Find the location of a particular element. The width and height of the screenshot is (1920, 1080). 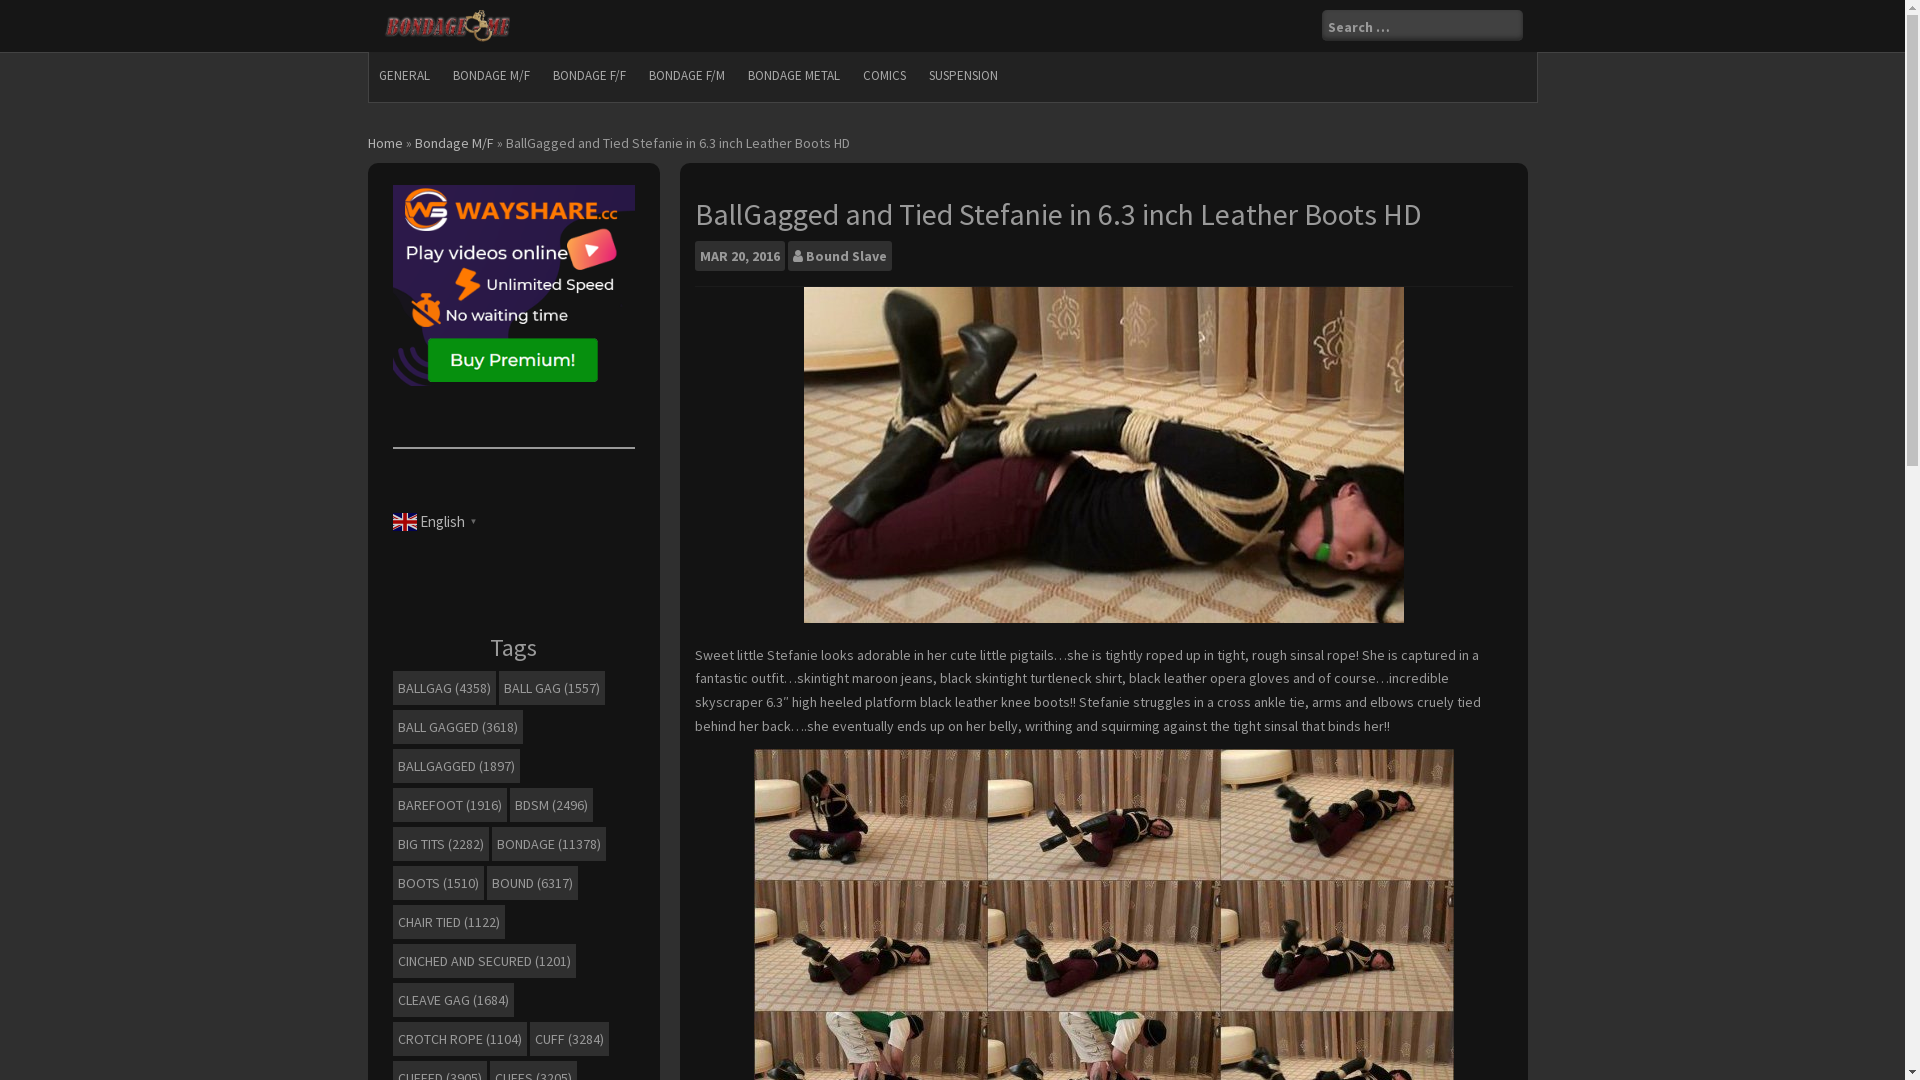

'CINCHED AND SECURED (1201)' is located at coordinates (483, 959).